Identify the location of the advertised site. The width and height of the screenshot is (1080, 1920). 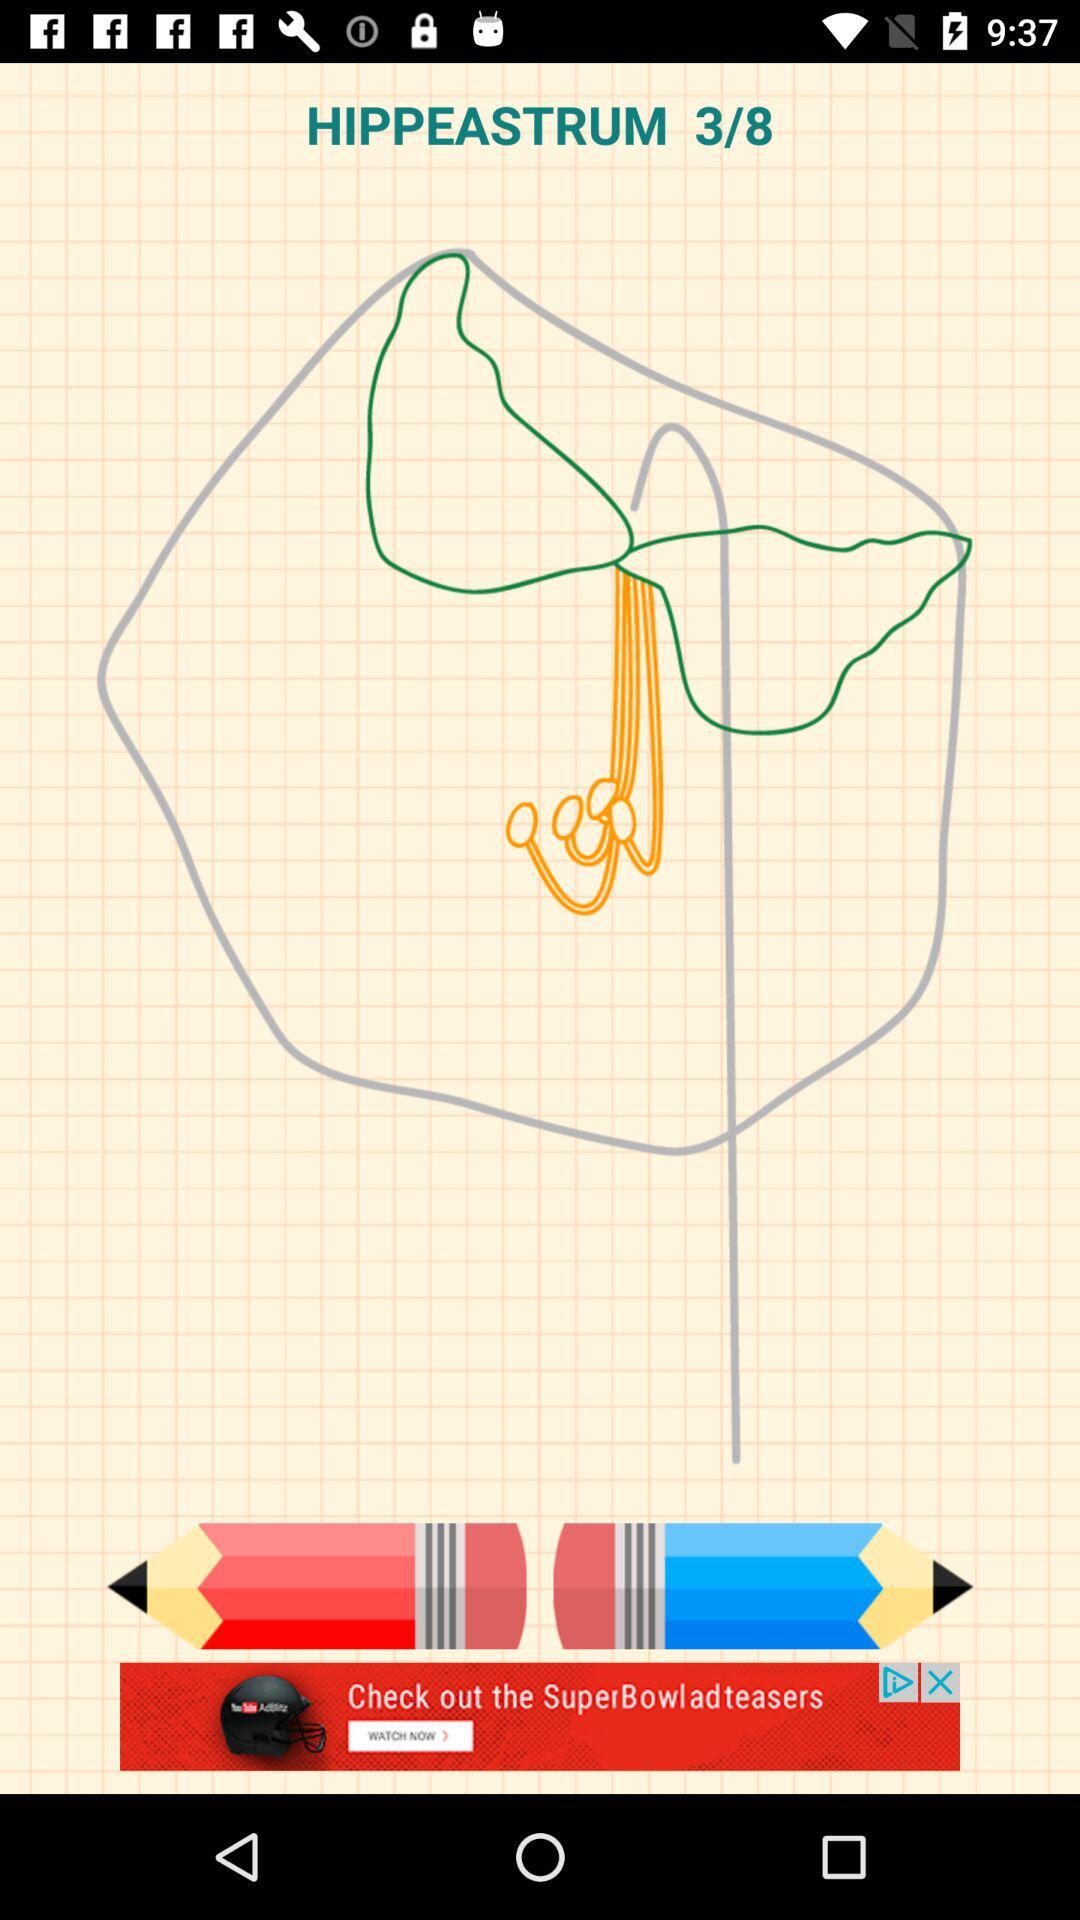
(540, 1727).